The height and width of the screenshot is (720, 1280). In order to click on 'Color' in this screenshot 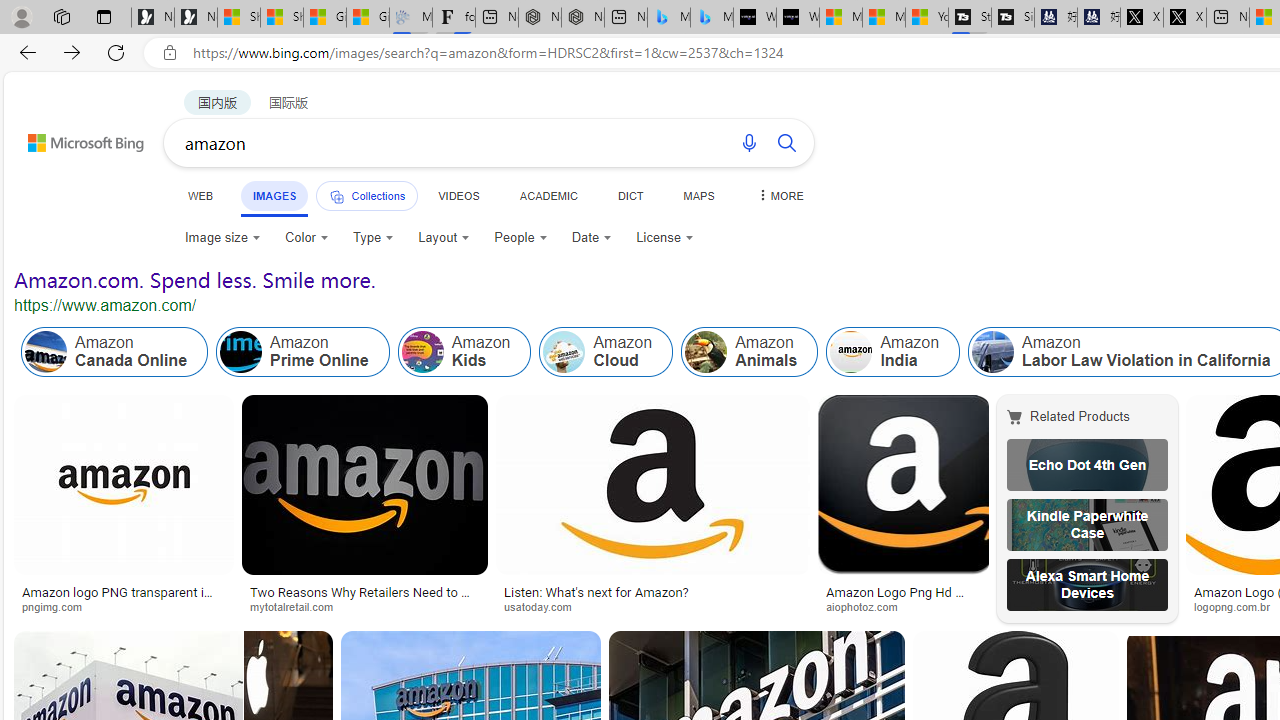, I will do `click(304, 236)`.